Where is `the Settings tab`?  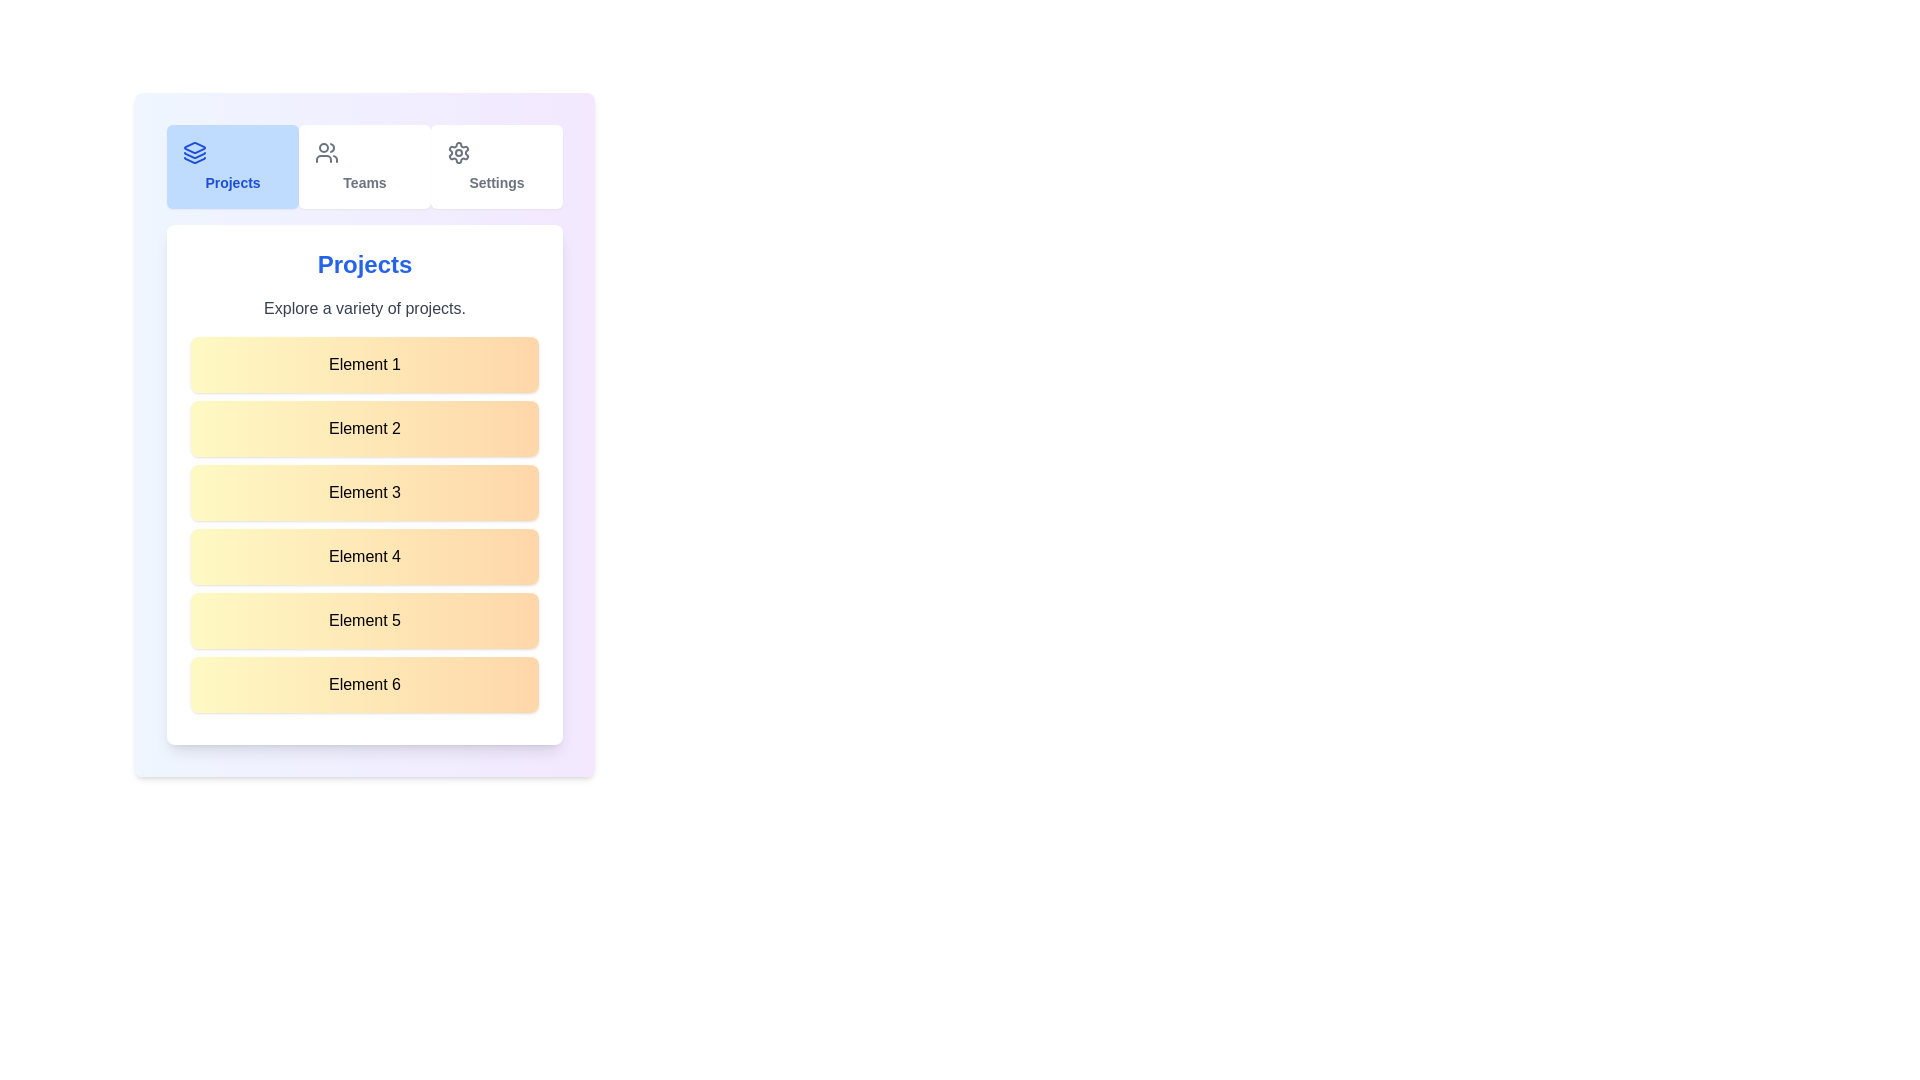
the Settings tab is located at coordinates (497, 165).